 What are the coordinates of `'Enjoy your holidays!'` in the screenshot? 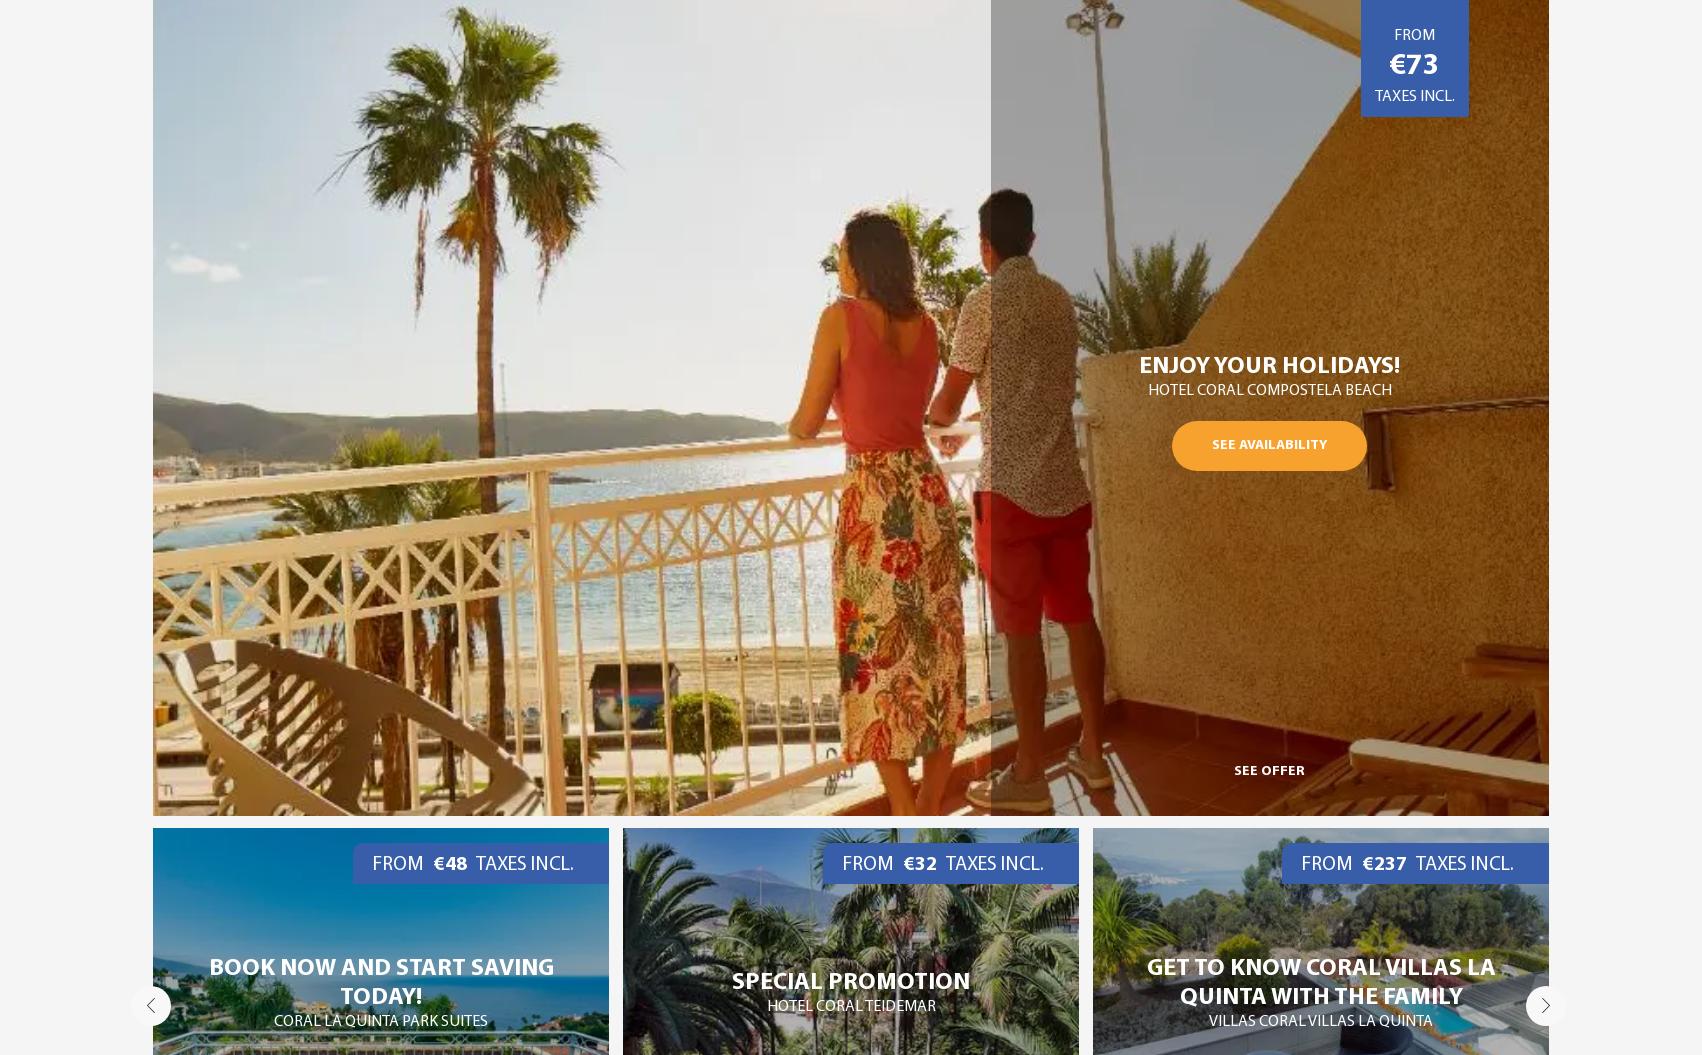 It's located at (1269, 365).